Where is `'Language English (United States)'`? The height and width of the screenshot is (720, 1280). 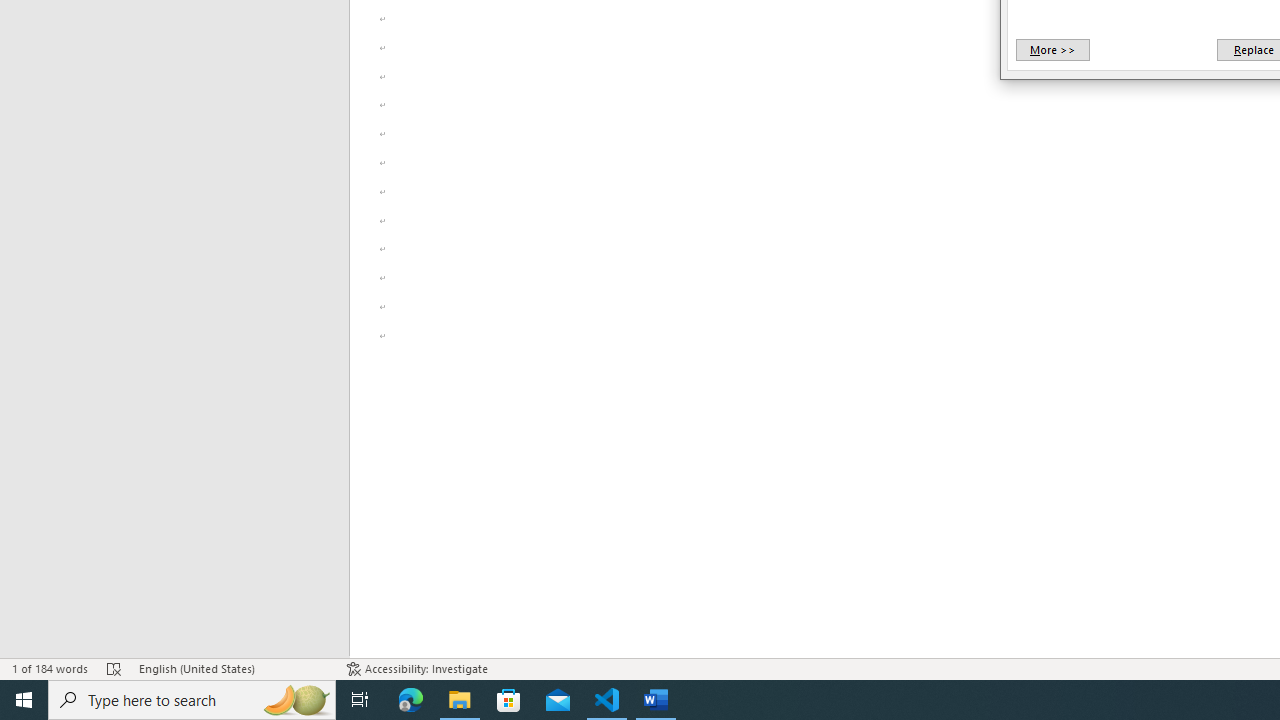 'Language English (United States)' is located at coordinates (232, 669).